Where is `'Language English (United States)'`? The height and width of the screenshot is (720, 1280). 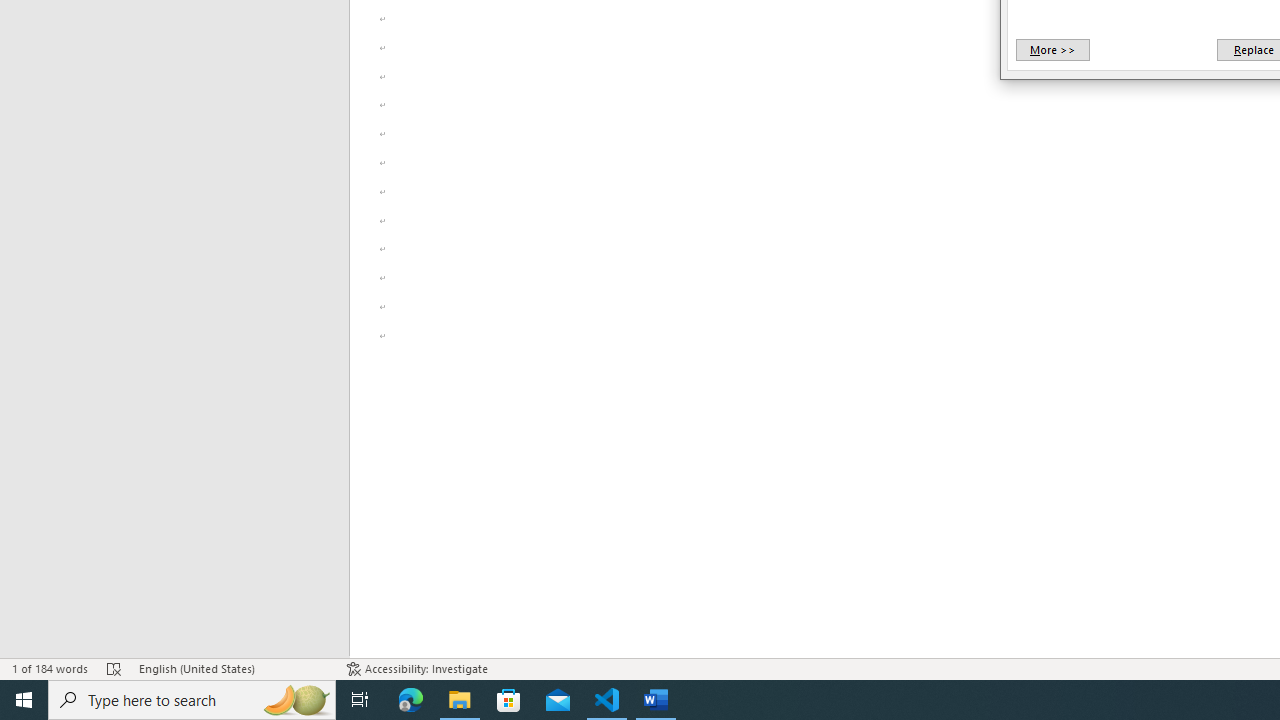 'Language English (United States)' is located at coordinates (232, 669).